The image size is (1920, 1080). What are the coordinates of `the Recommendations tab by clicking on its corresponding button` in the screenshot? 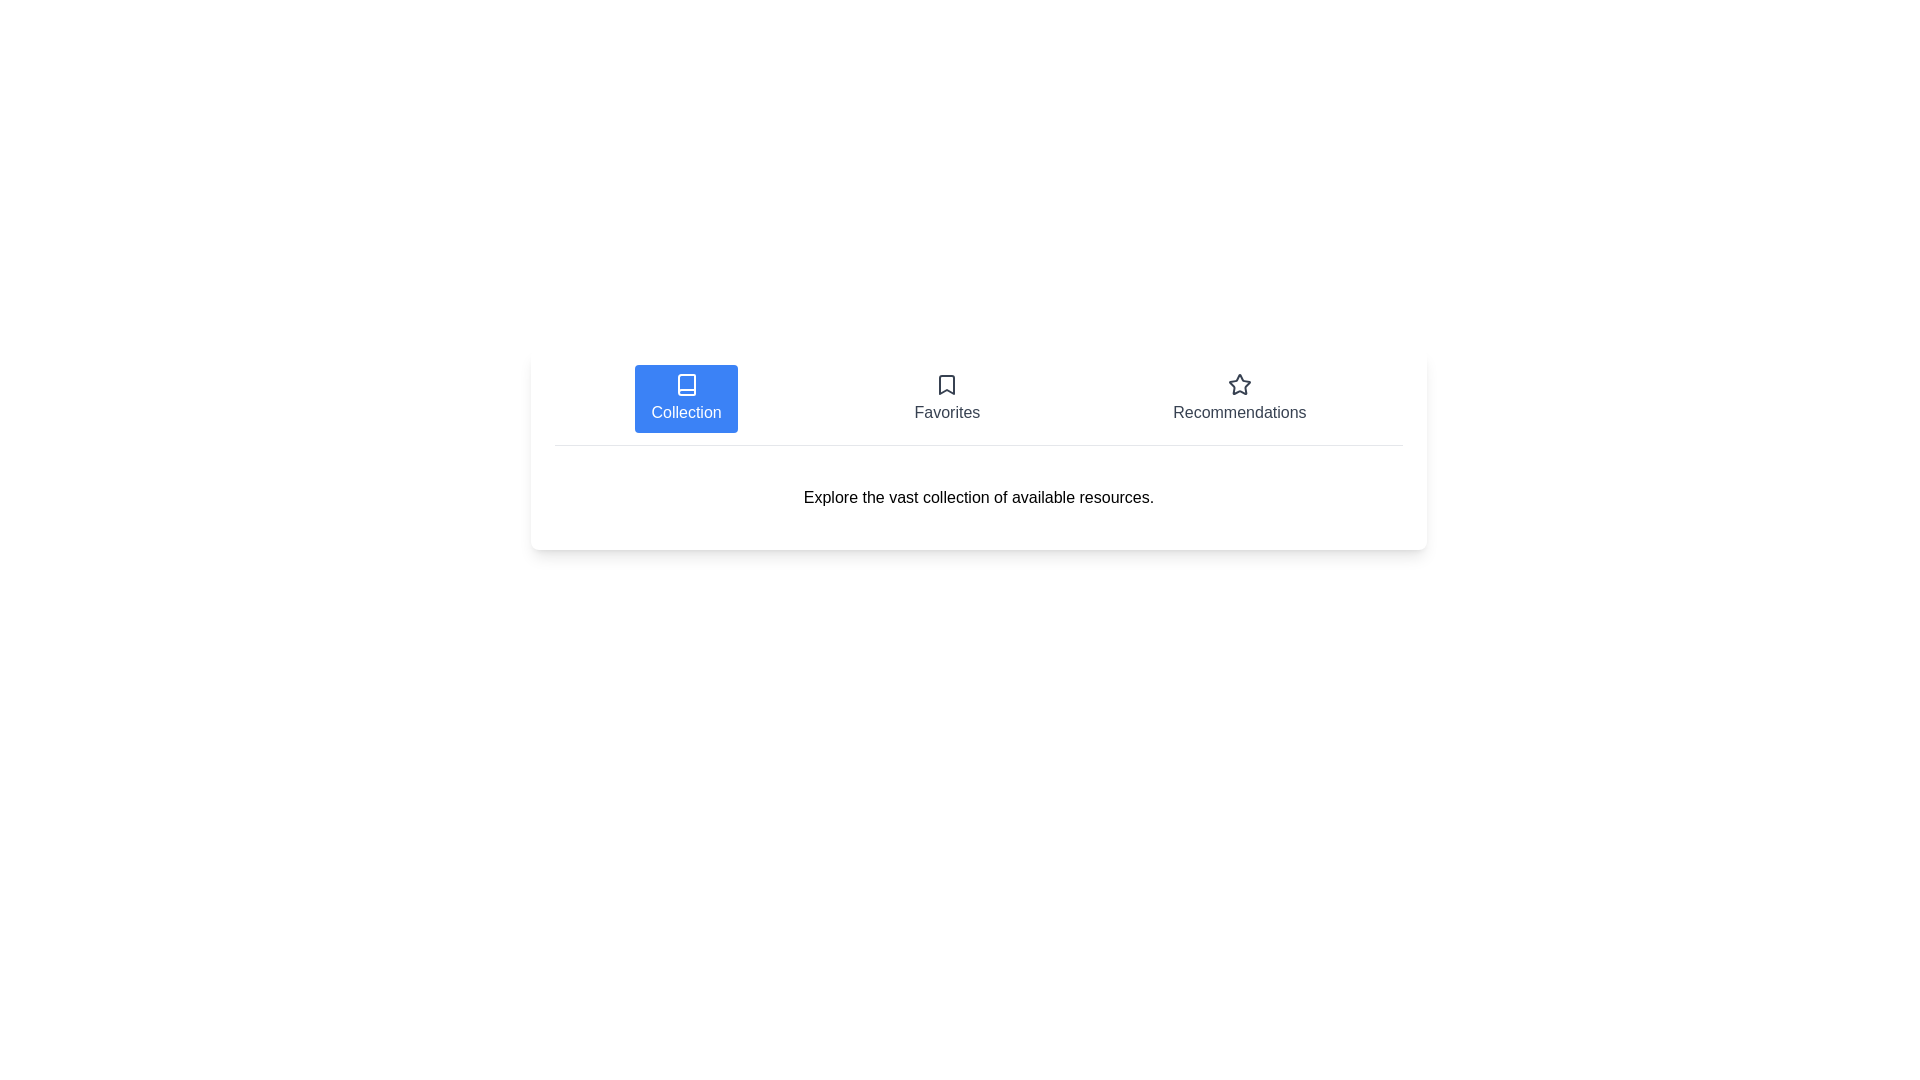 It's located at (1238, 398).